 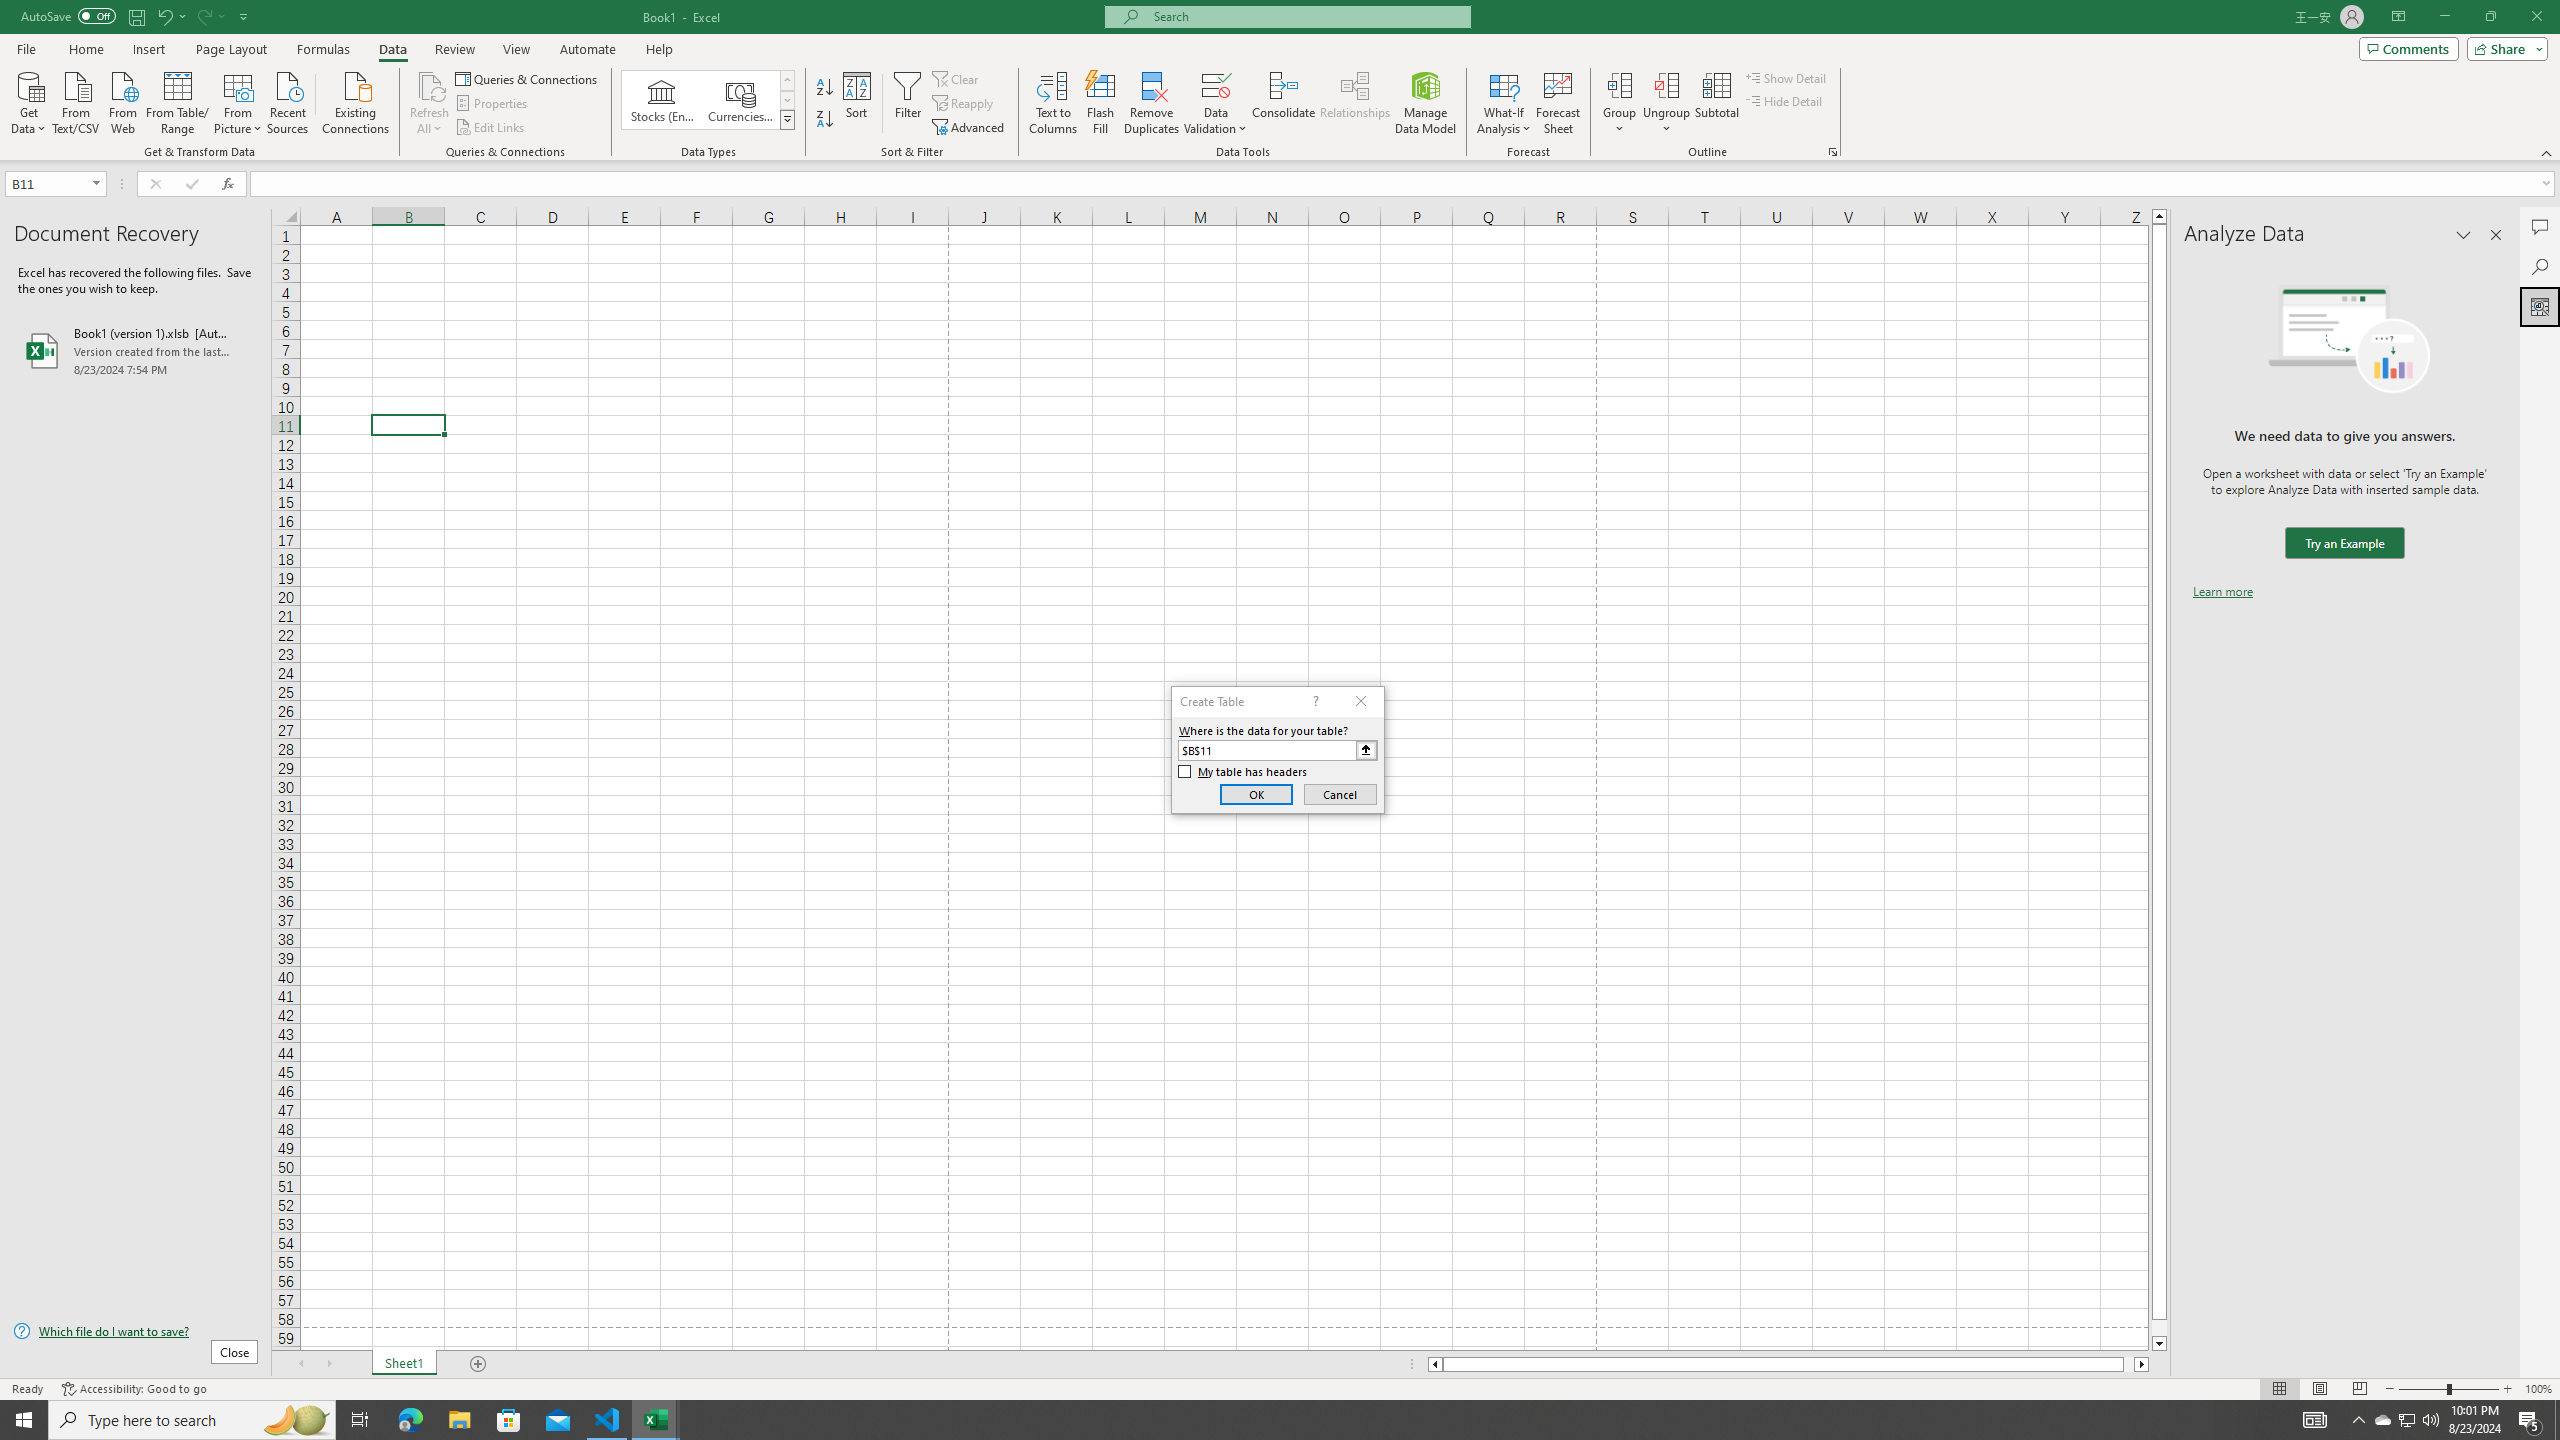 I want to click on 'Sort...', so click(x=856, y=103).